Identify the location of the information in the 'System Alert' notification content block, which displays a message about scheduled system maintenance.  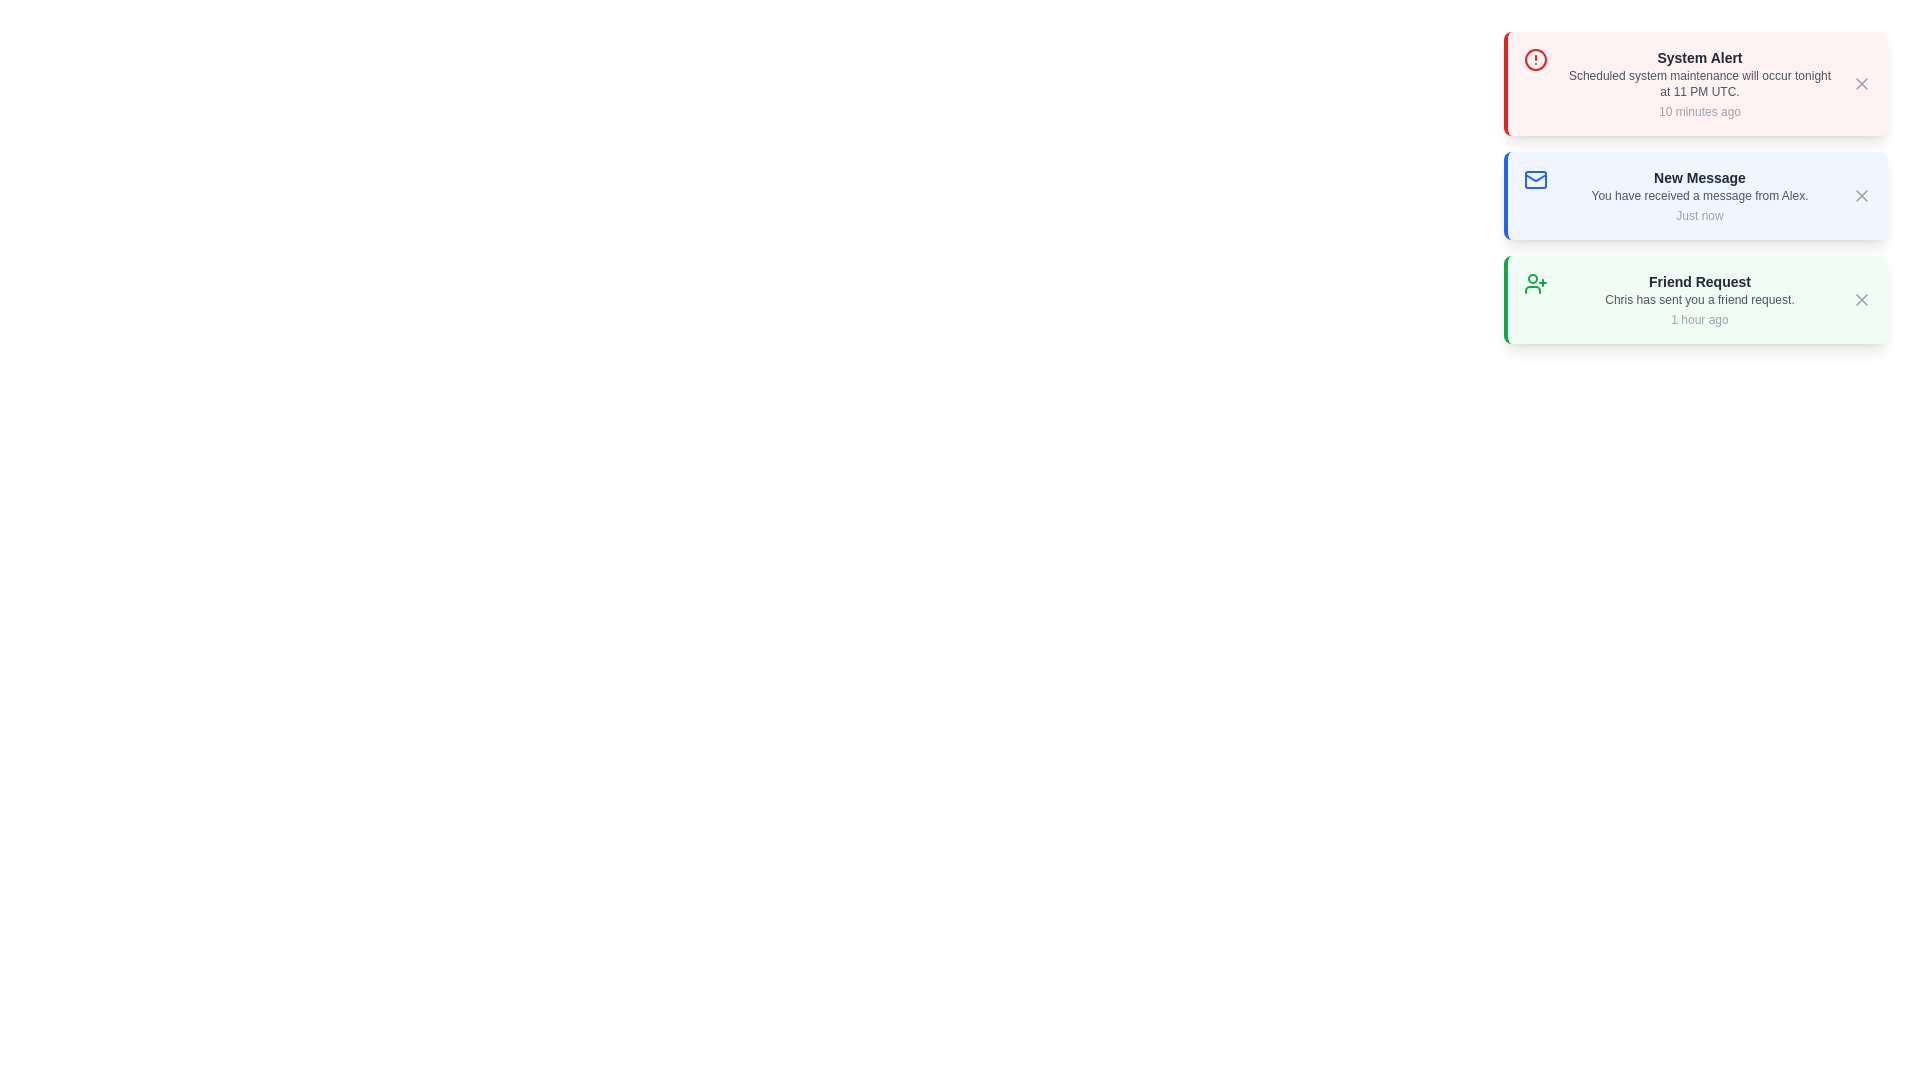
(1698, 83).